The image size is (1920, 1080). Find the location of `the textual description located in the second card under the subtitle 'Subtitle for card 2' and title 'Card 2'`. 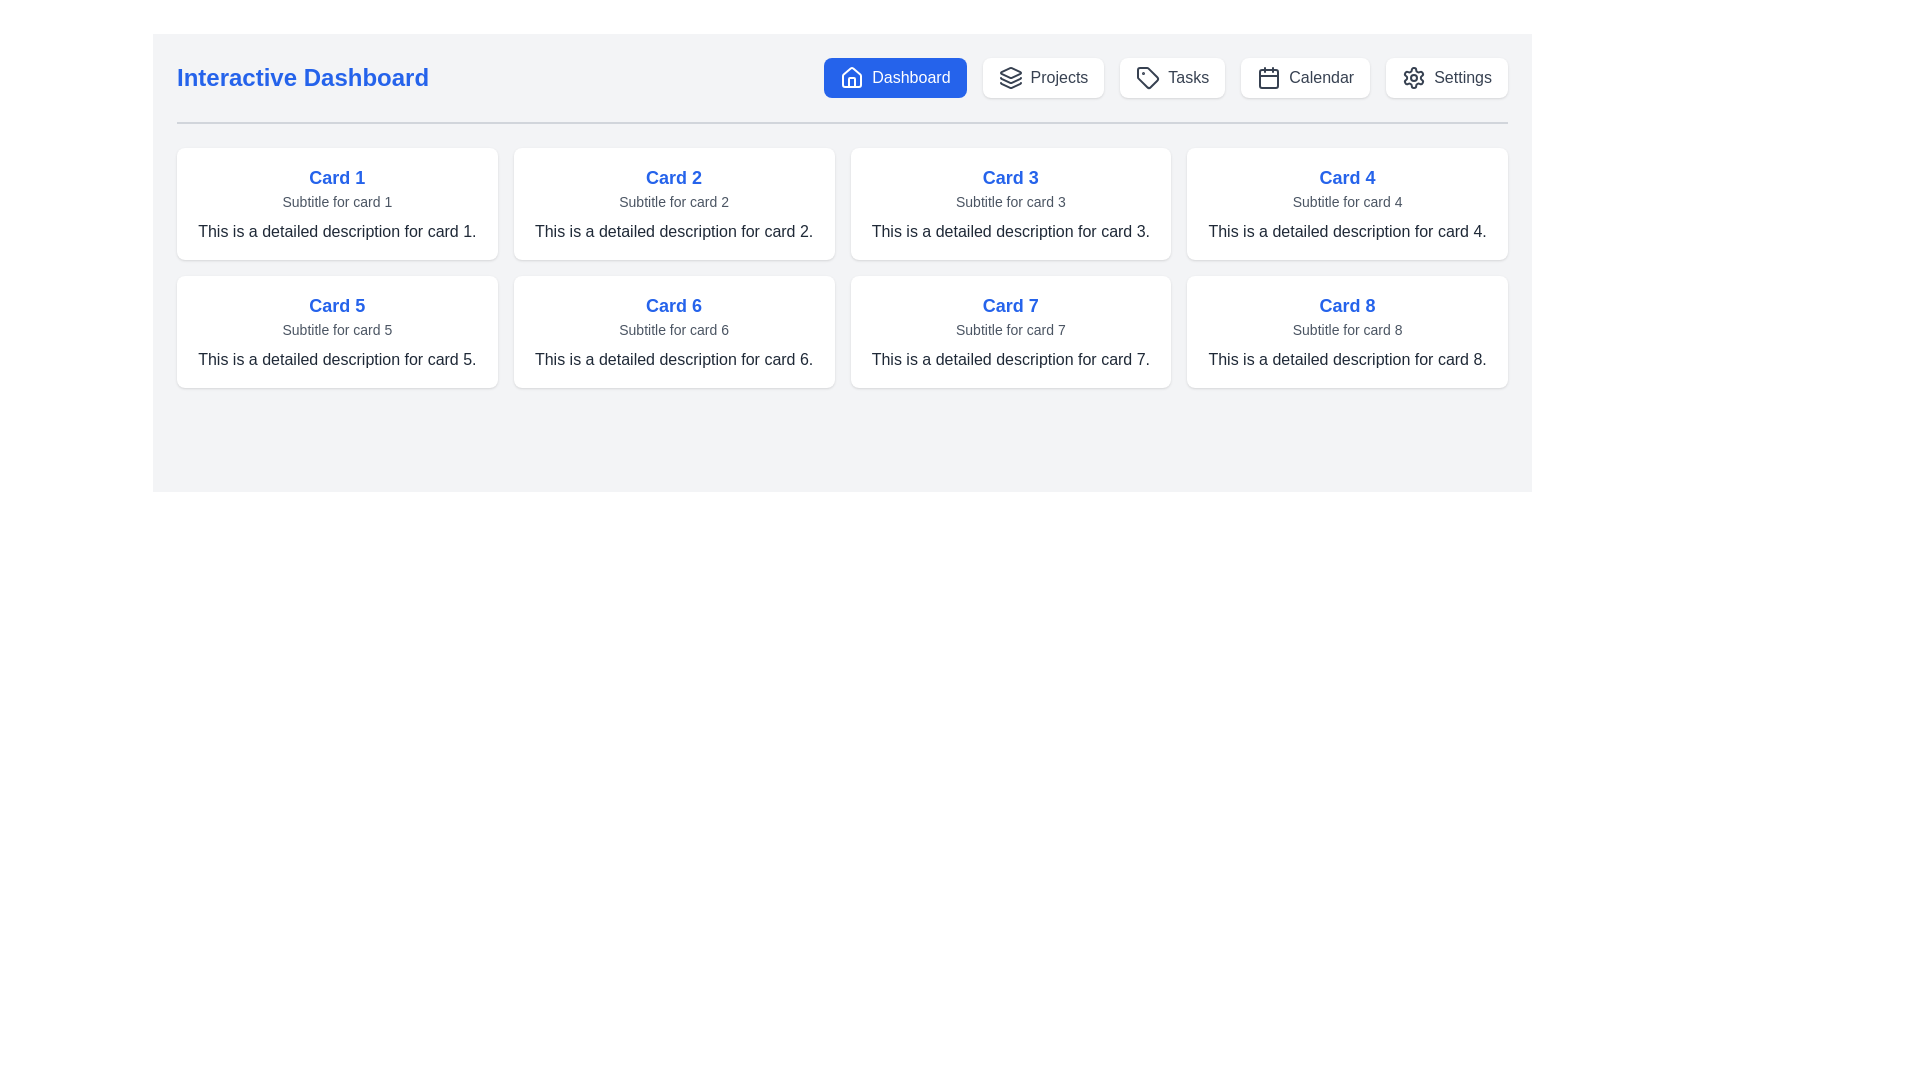

the textual description located in the second card under the subtitle 'Subtitle for card 2' and title 'Card 2' is located at coordinates (674, 230).